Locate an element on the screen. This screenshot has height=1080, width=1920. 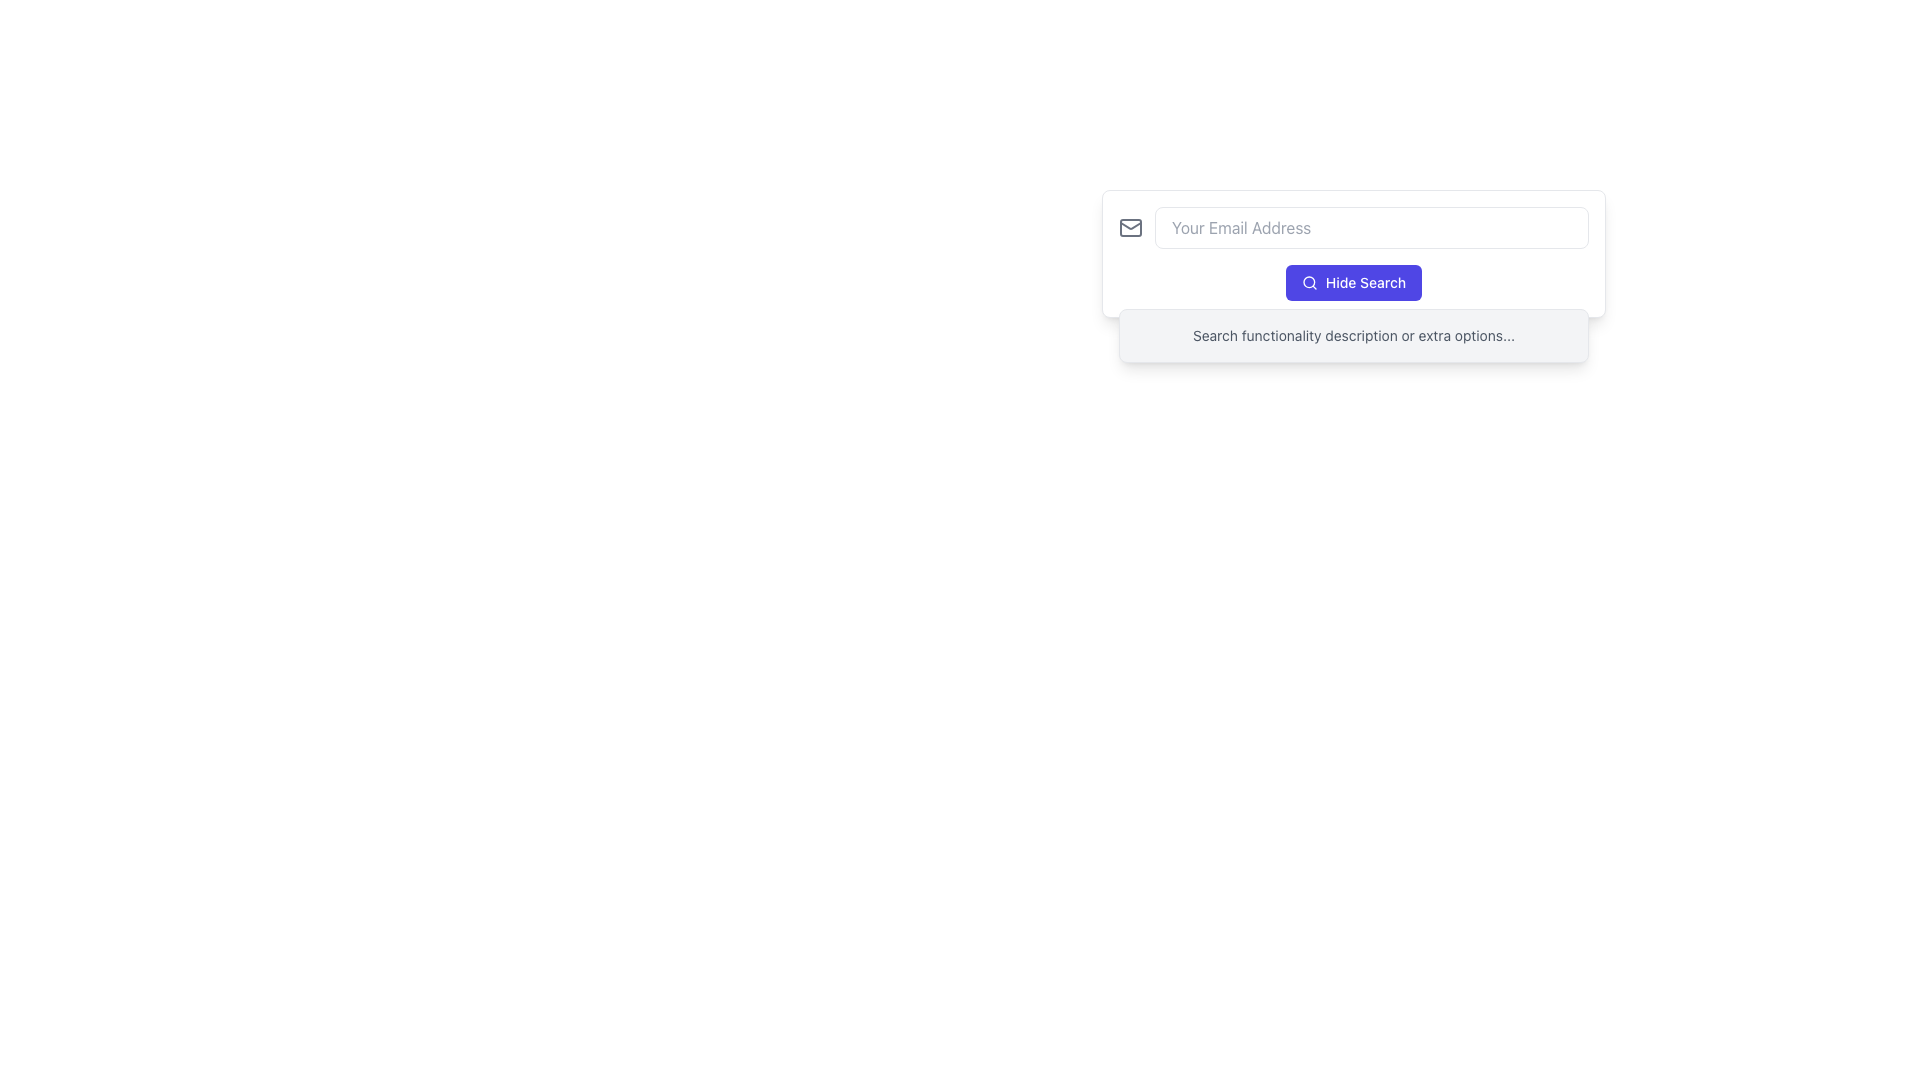
the informational tooltip or contextual hint box with rounded corners and gray background that contains the text 'Search functionality description or extra options...', located below the 'Hide Search' button is located at coordinates (1353, 334).